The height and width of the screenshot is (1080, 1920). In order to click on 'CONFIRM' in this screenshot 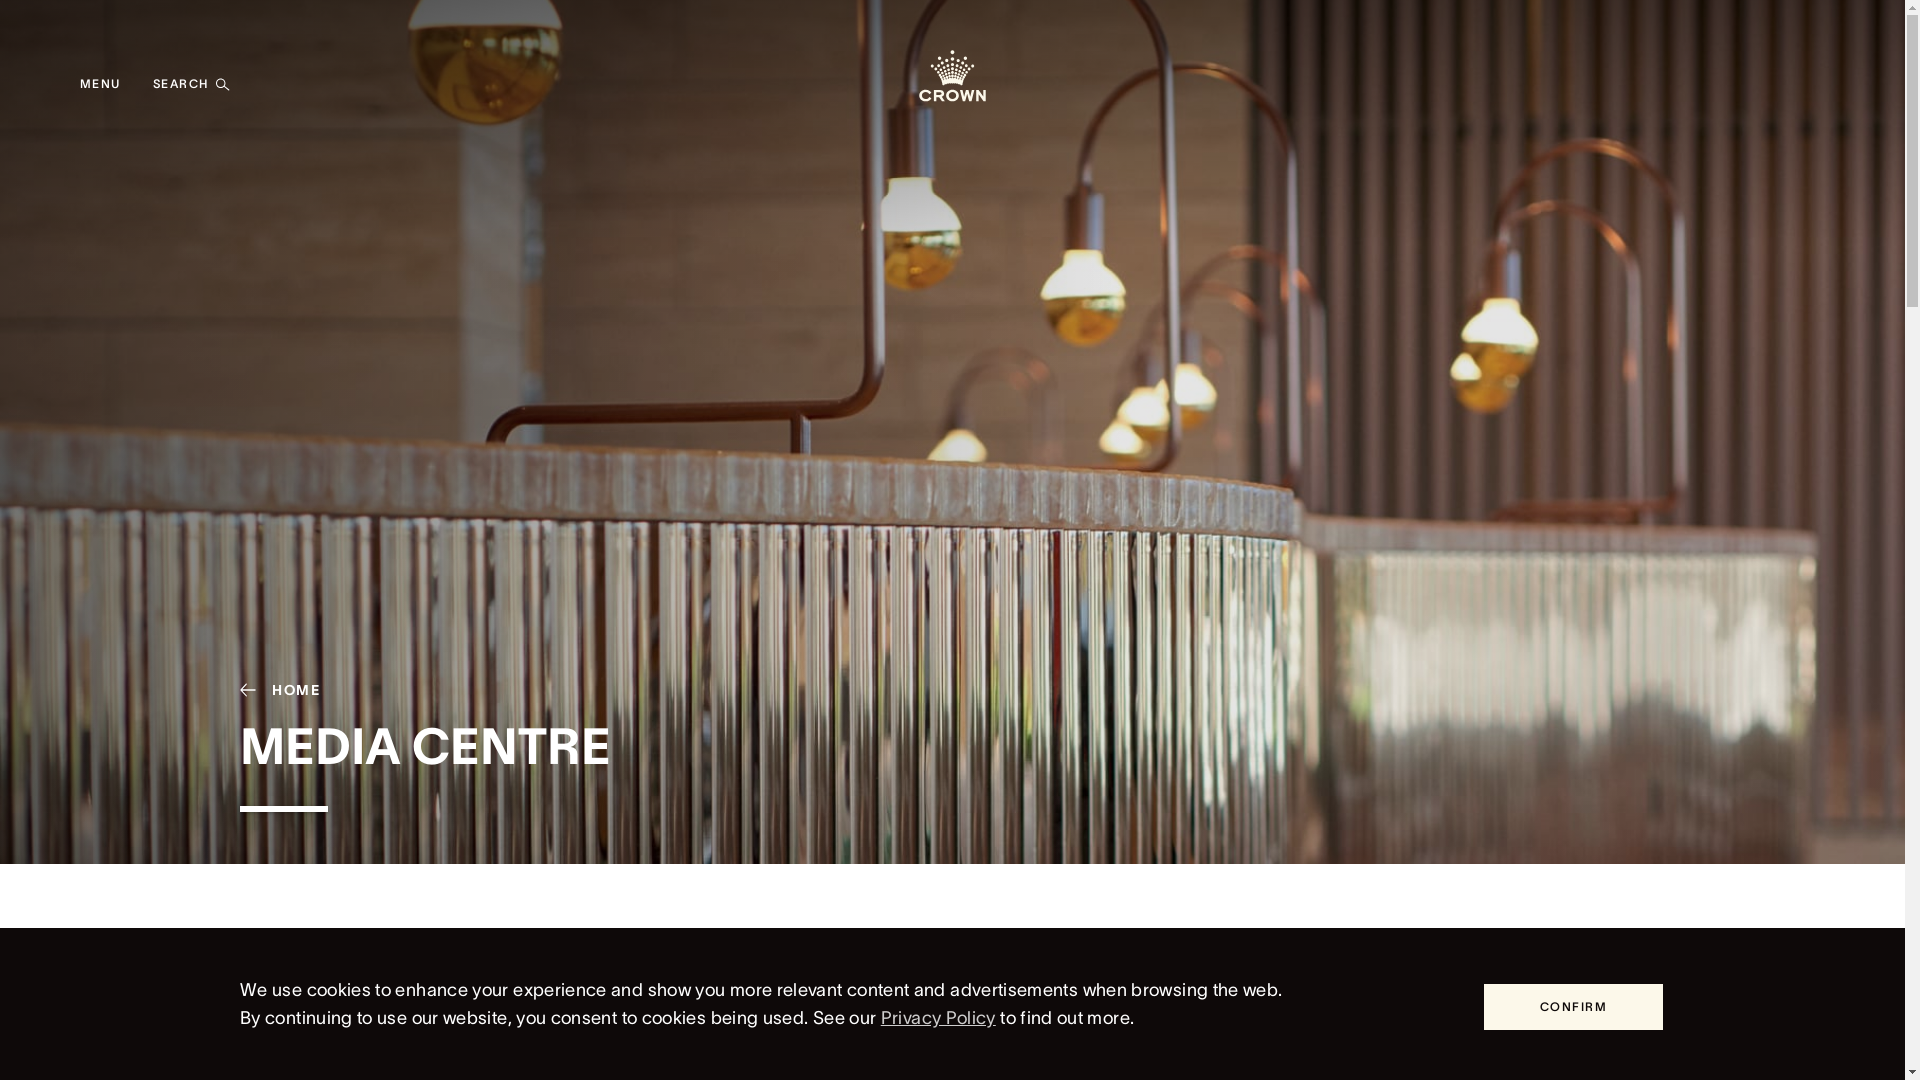, I will do `click(1572, 1006)`.